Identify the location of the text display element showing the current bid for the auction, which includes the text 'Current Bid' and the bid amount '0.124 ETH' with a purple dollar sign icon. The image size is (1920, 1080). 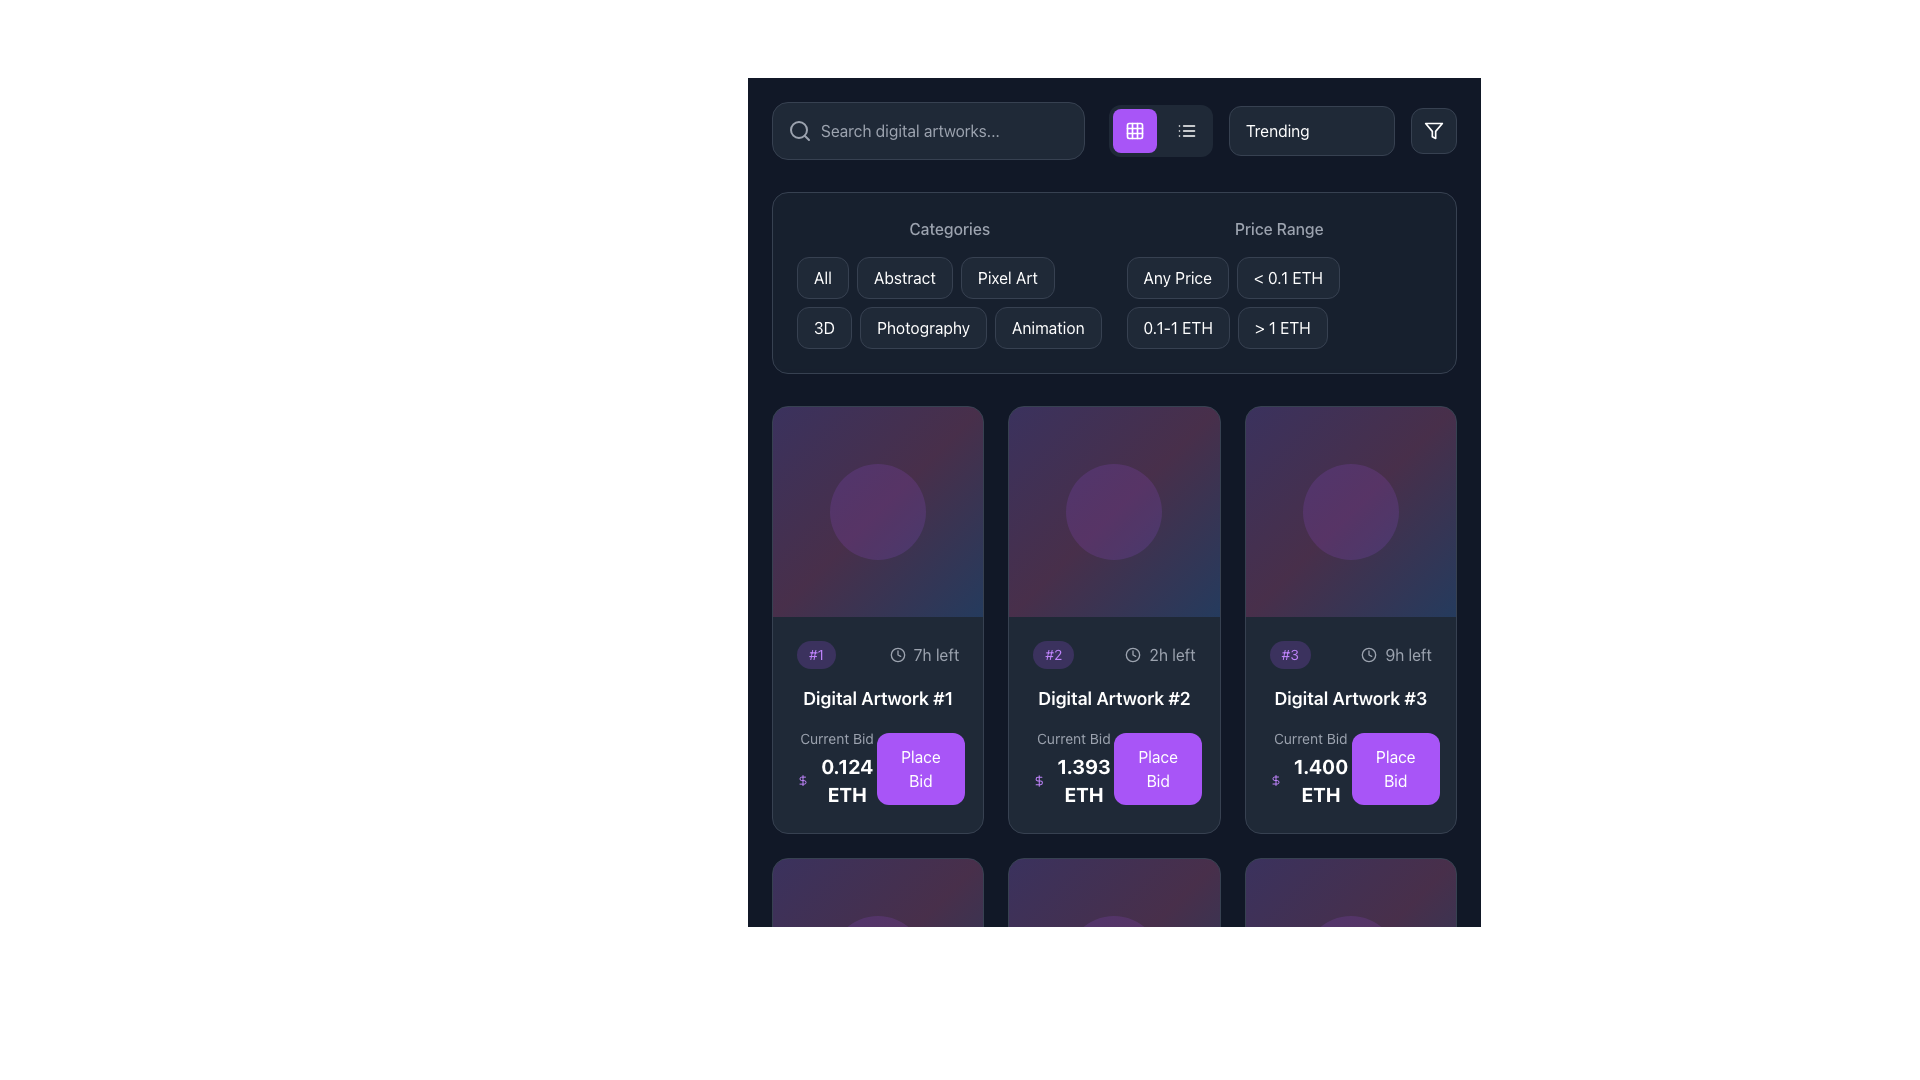
(837, 768).